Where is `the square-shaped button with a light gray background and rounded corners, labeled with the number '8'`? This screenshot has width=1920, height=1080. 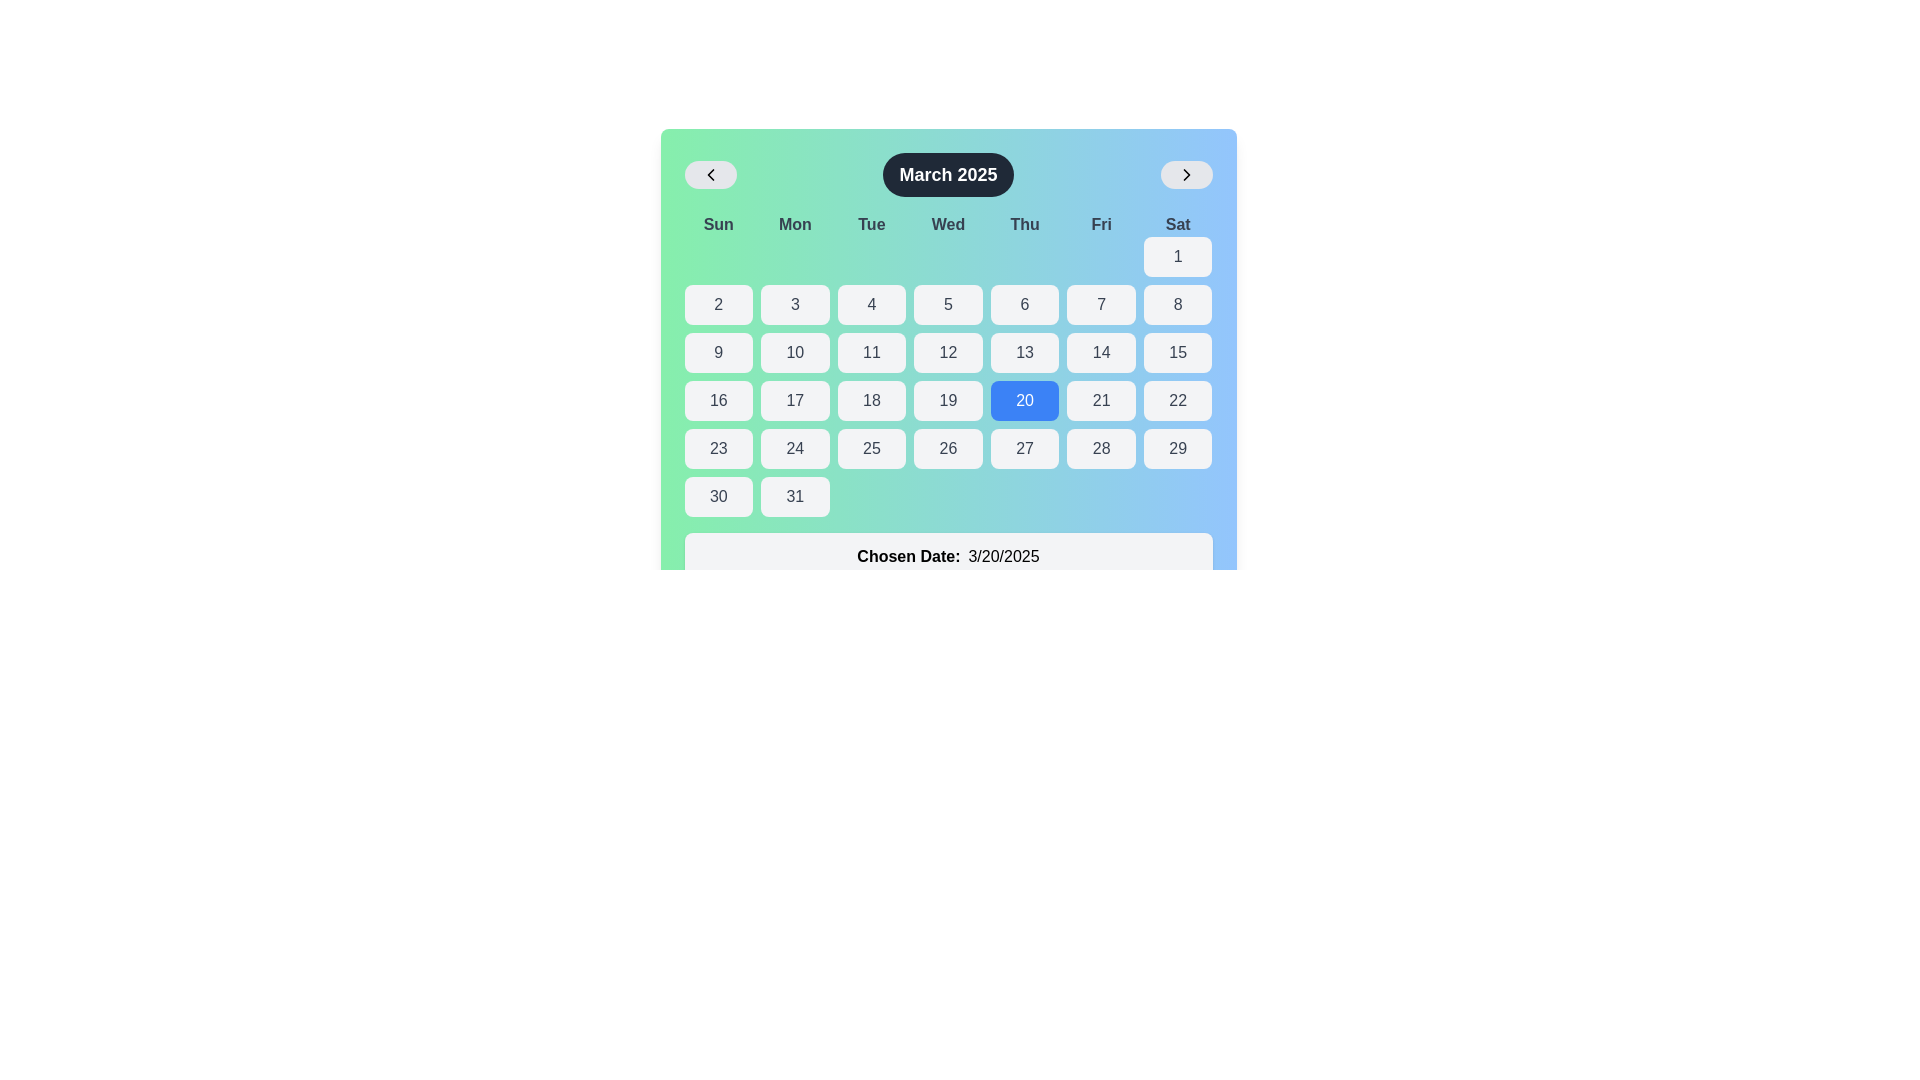
the square-shaped button with a light gray background and rounded corners, labeled with the number '8' is located at coordinates (1178, 304).